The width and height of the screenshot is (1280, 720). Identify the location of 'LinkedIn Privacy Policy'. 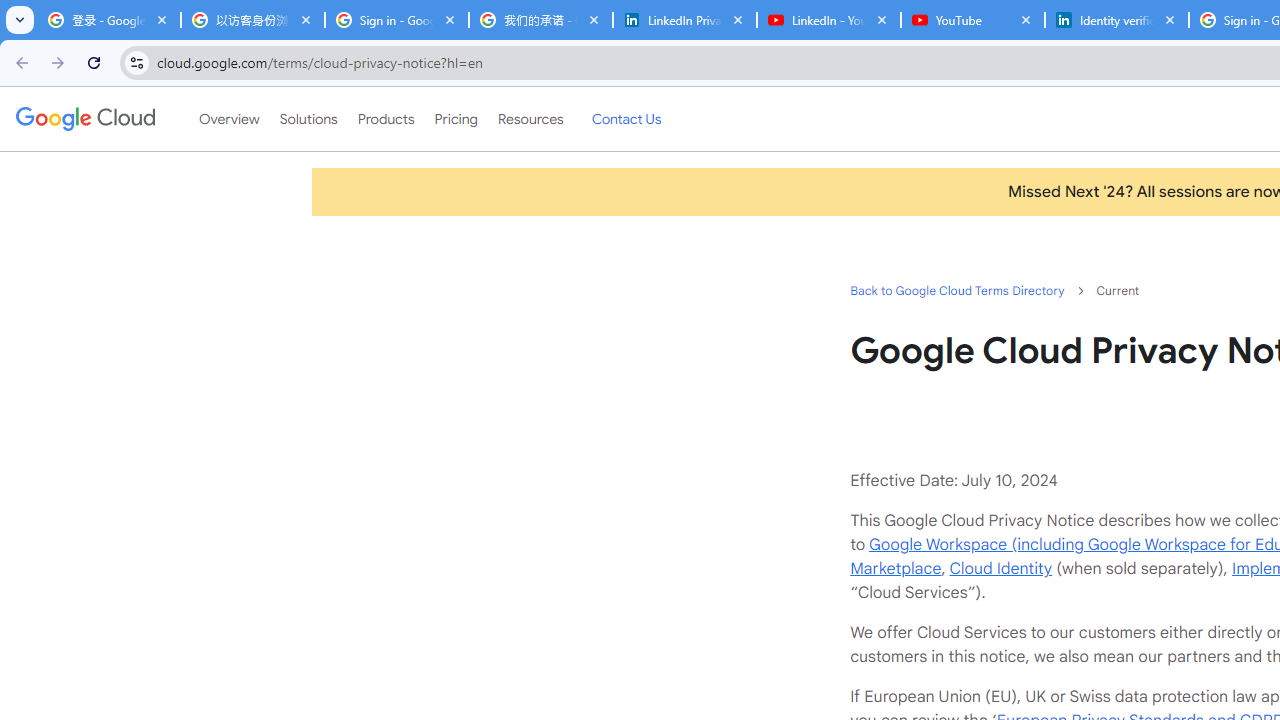
(684, 20).